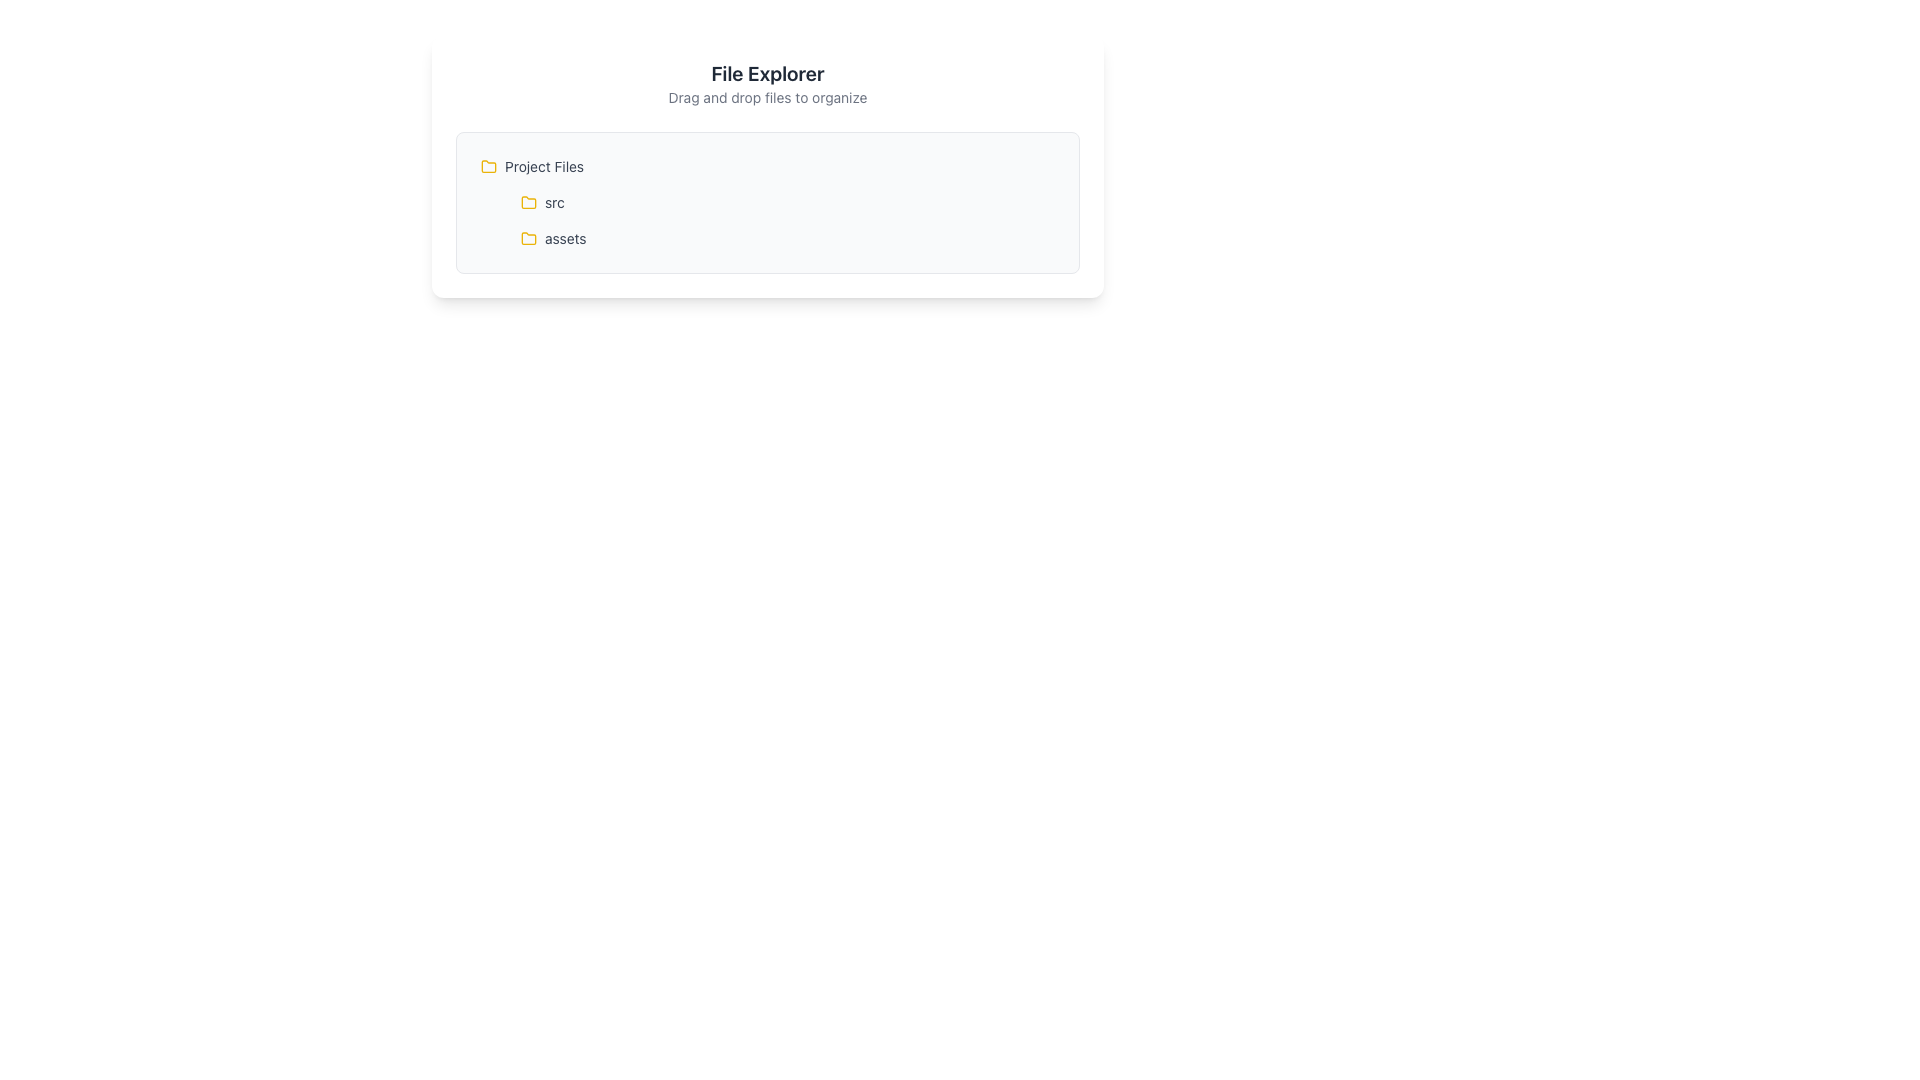 Image resolution: width=1920 pixels, height=1080 pixels. Describe the element at coordinates (544, 165) in the screenshot. I see `the 'Project Files' text label located within the 'File Explorer' interface, which is positioned next to a folder icon` at that location.